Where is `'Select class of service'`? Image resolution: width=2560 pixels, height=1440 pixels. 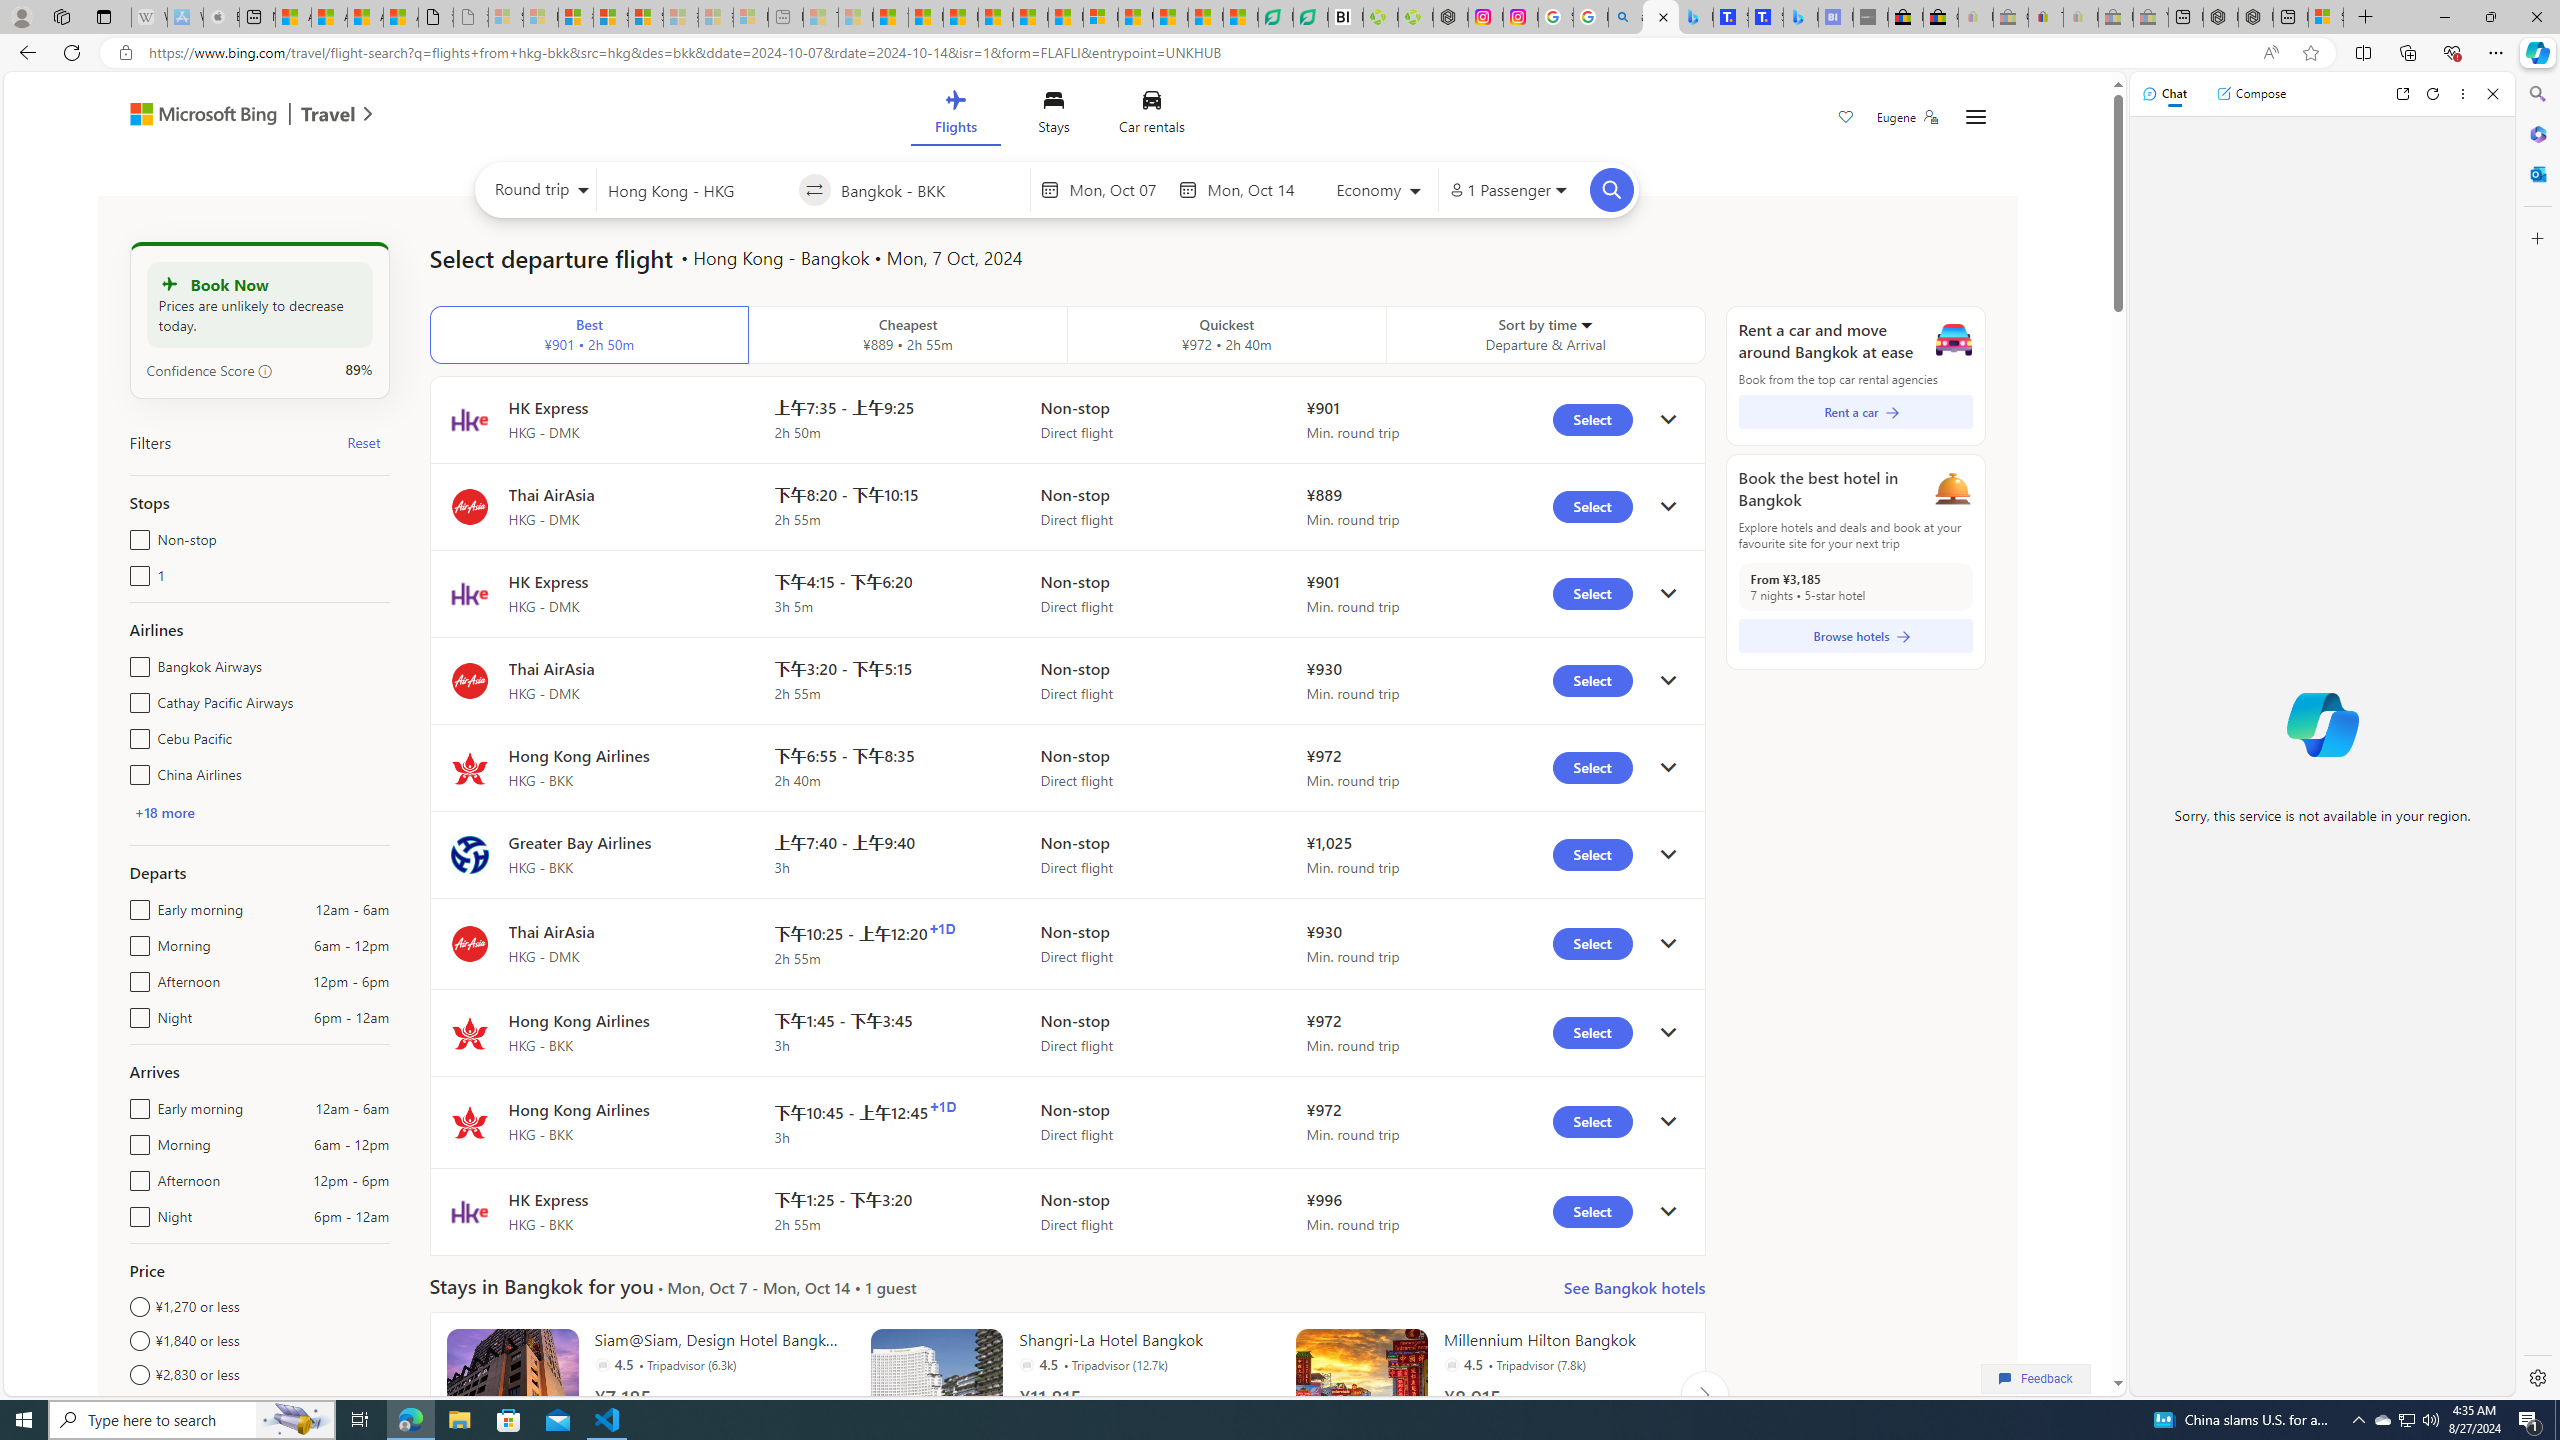 'Select class of service' is located at coordinates (1378, 192).